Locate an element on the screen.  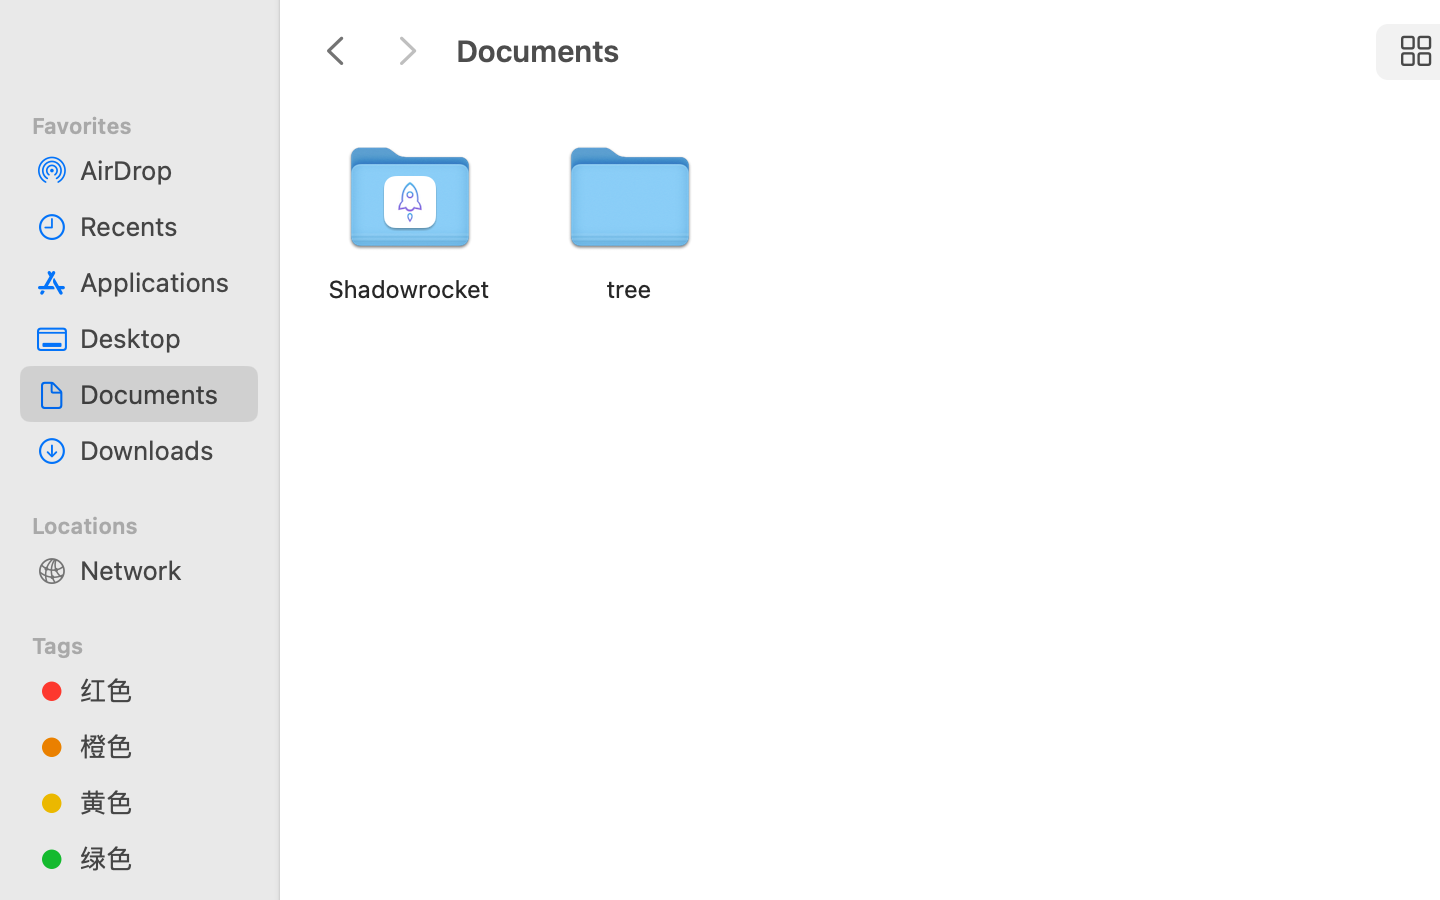
'Tags' is located at coordinates (150, 642).